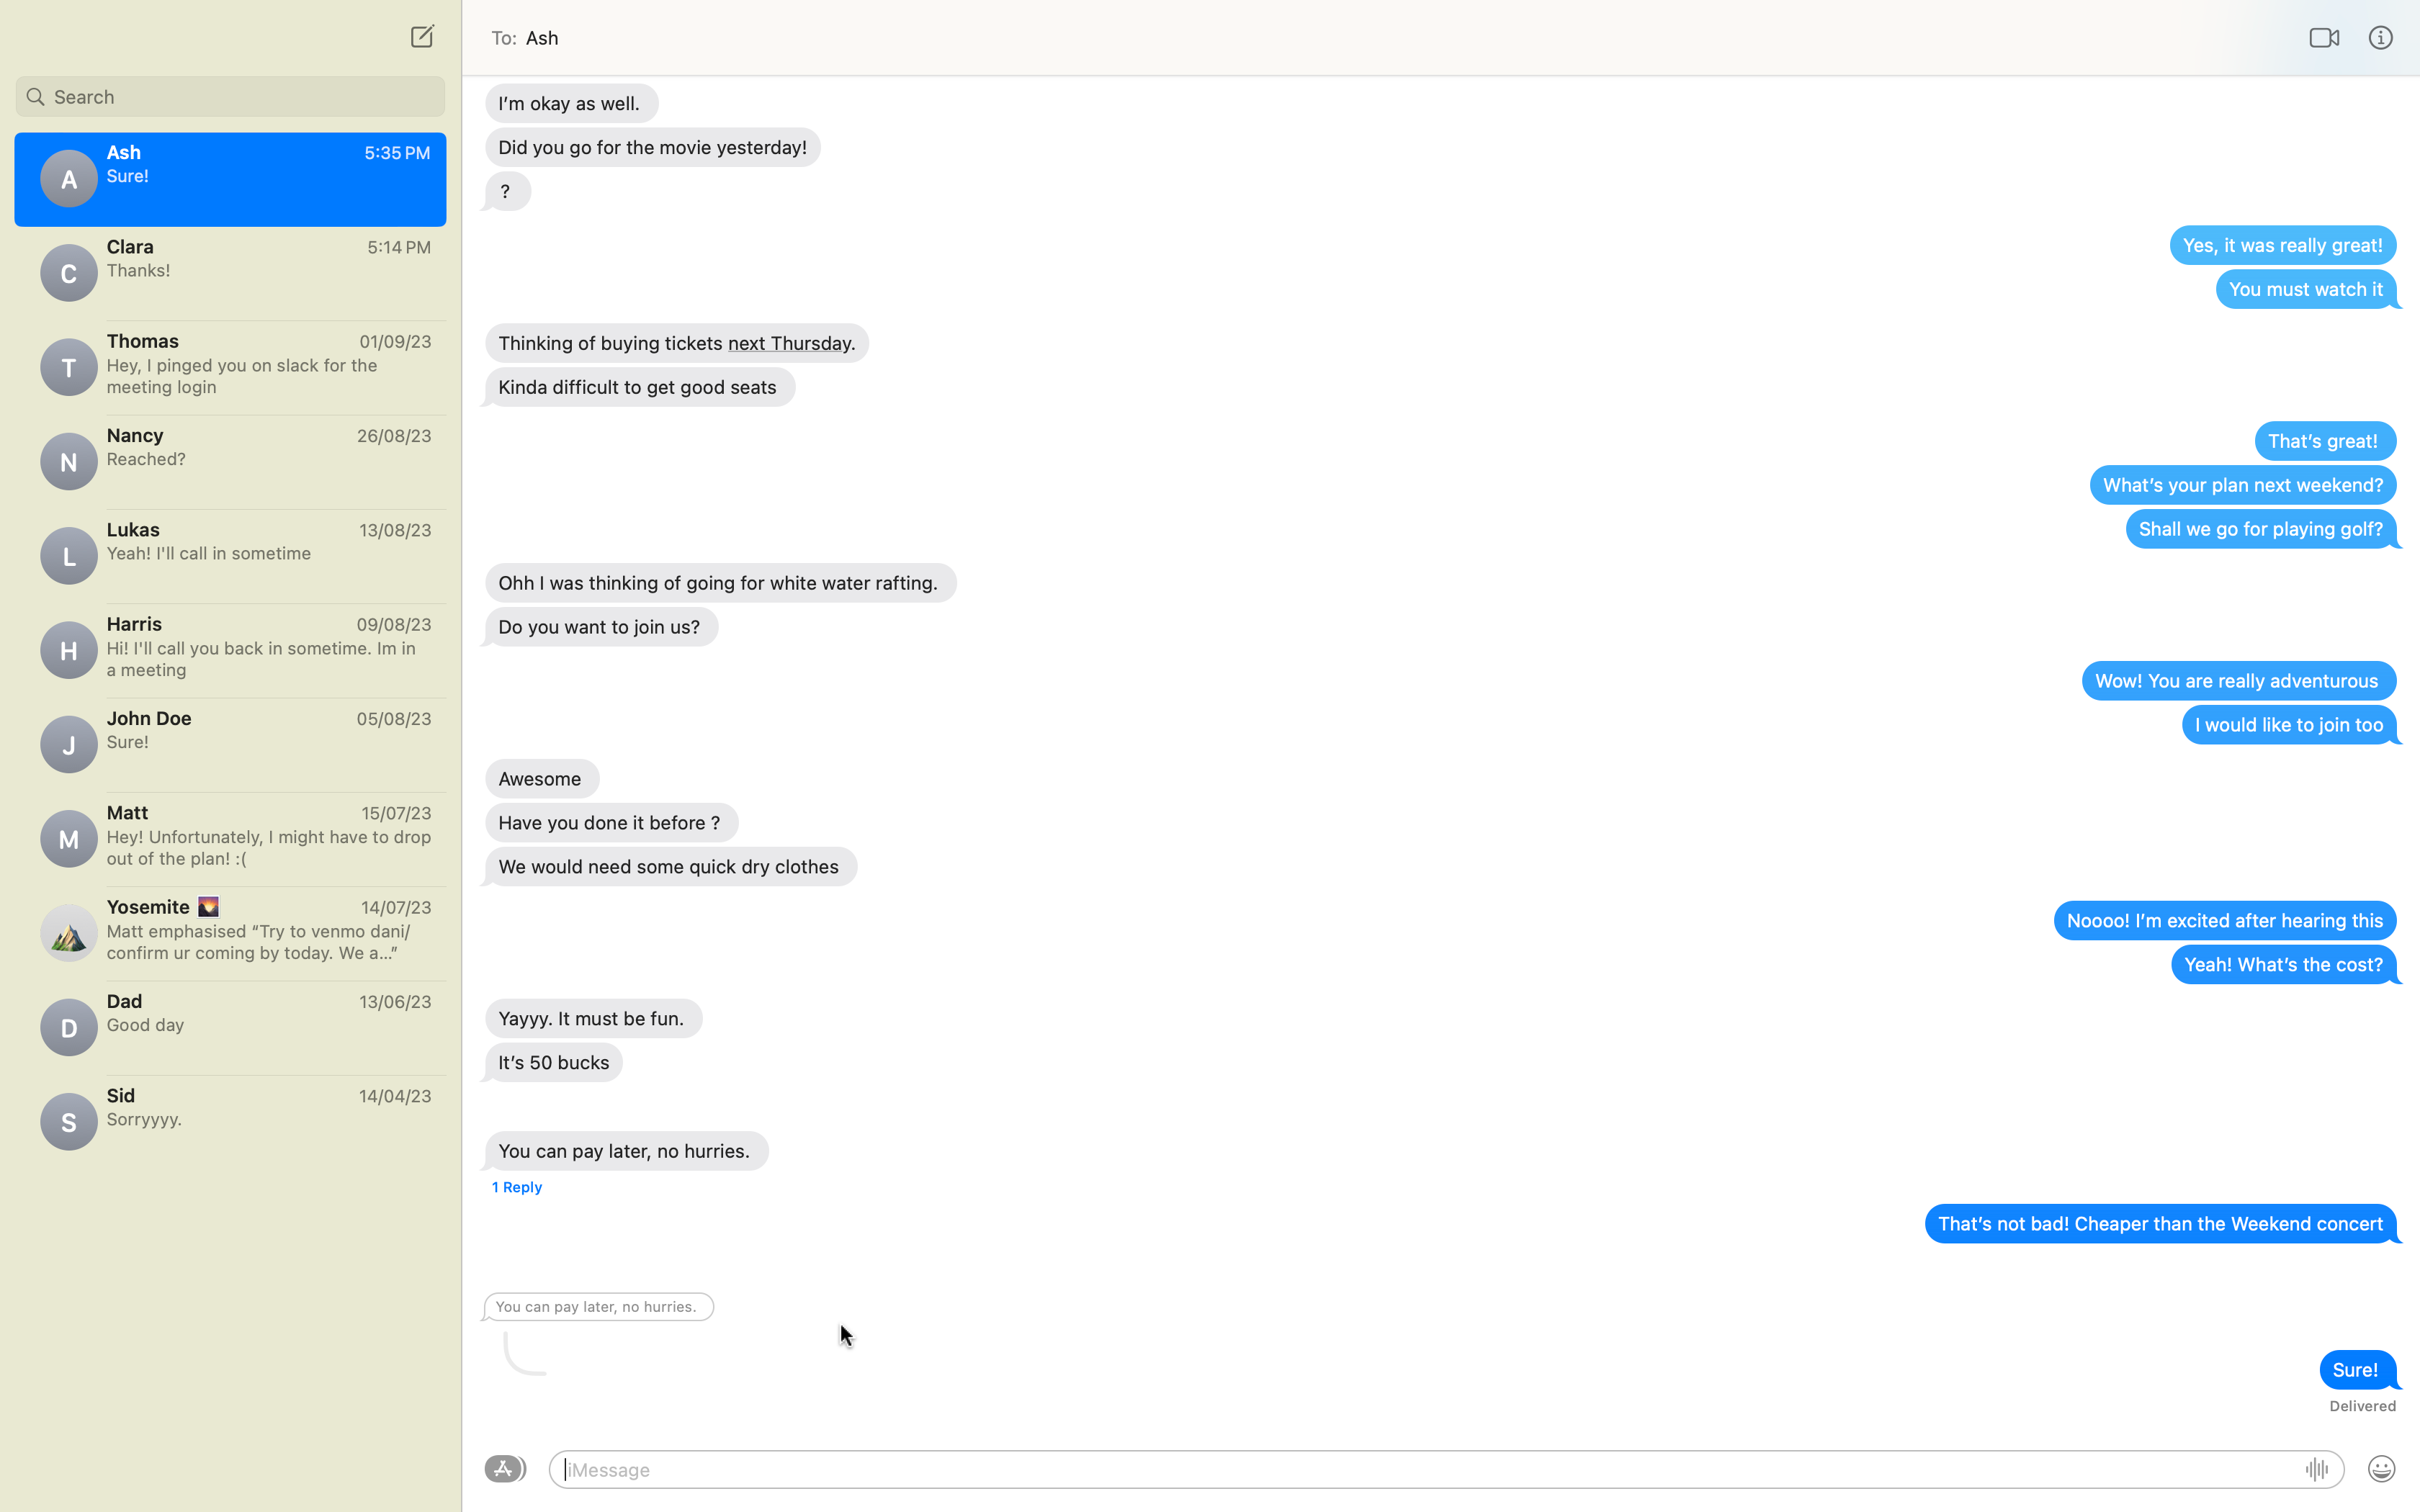 The height and width of the screenshot is (1512, 2420). I want to click on chat with contact John using search feature, so click(229, 92).